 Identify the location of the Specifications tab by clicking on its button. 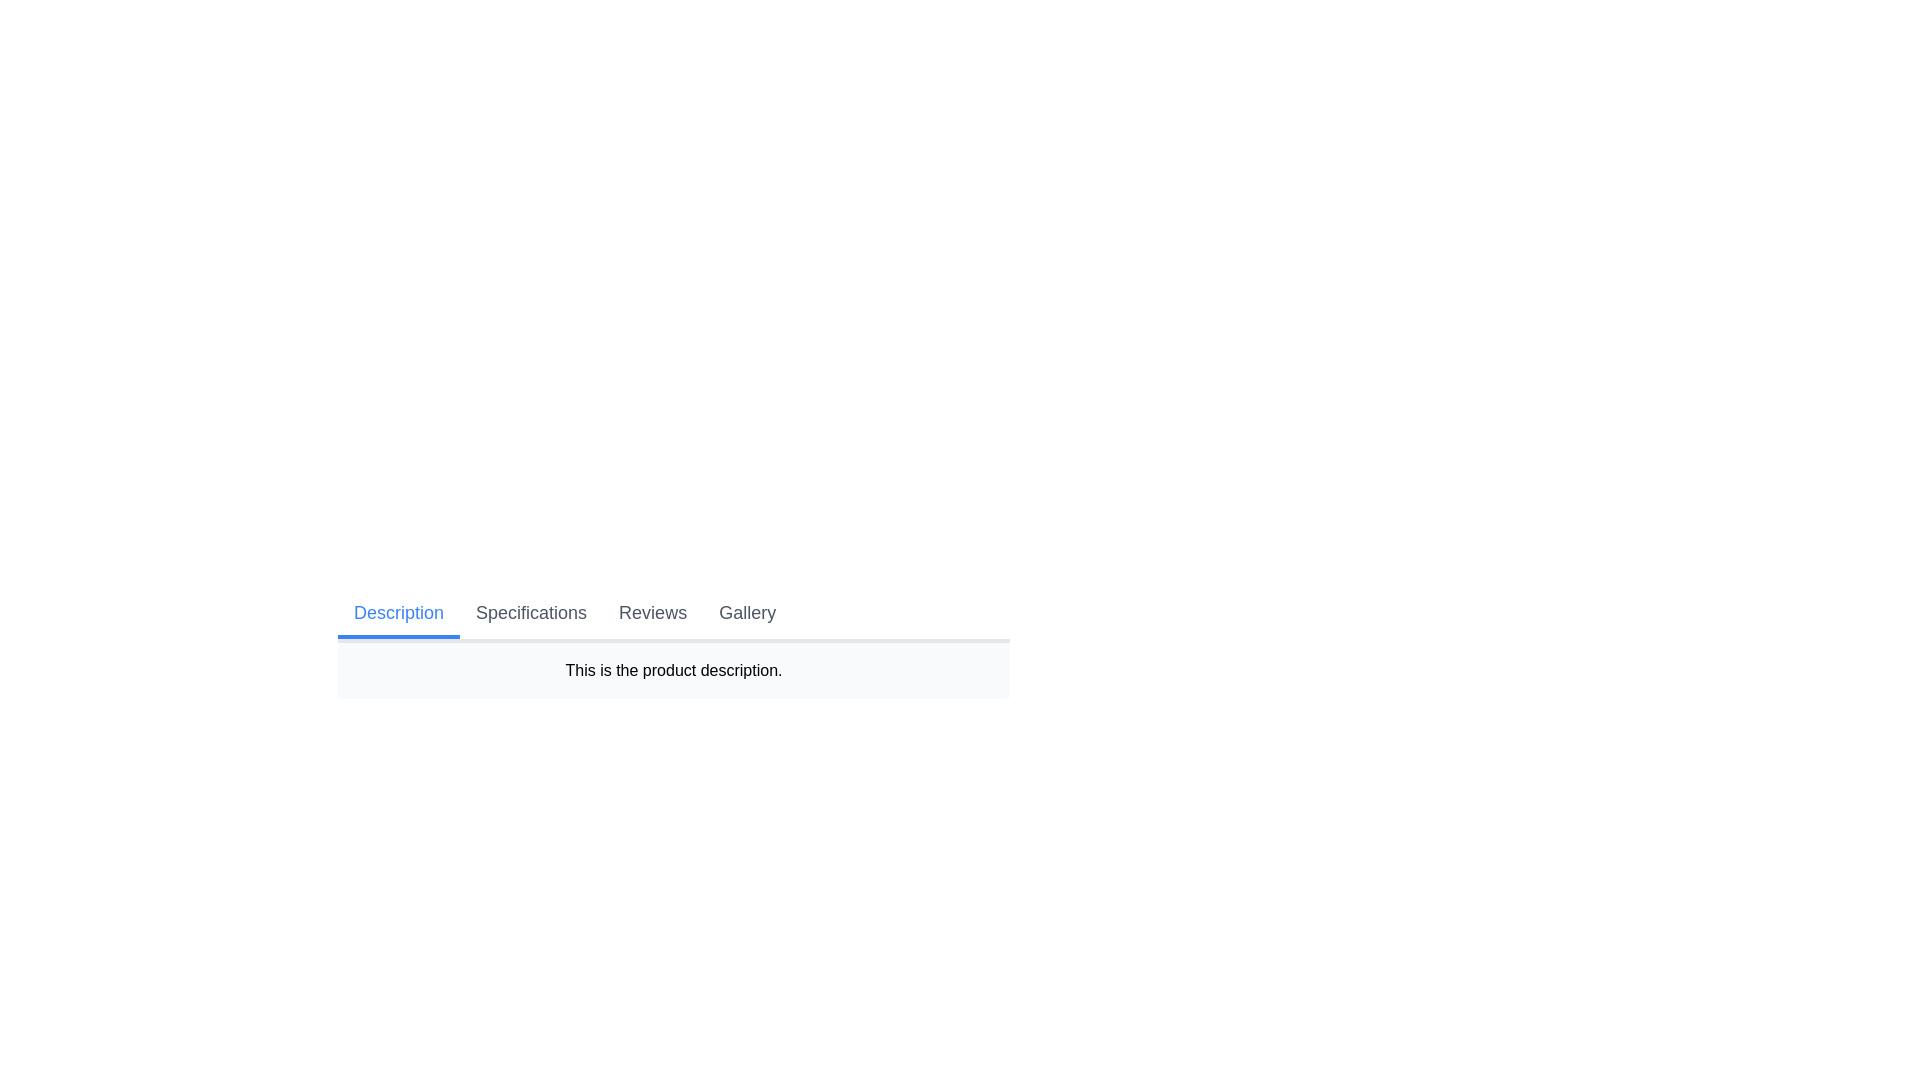
(531, 613).